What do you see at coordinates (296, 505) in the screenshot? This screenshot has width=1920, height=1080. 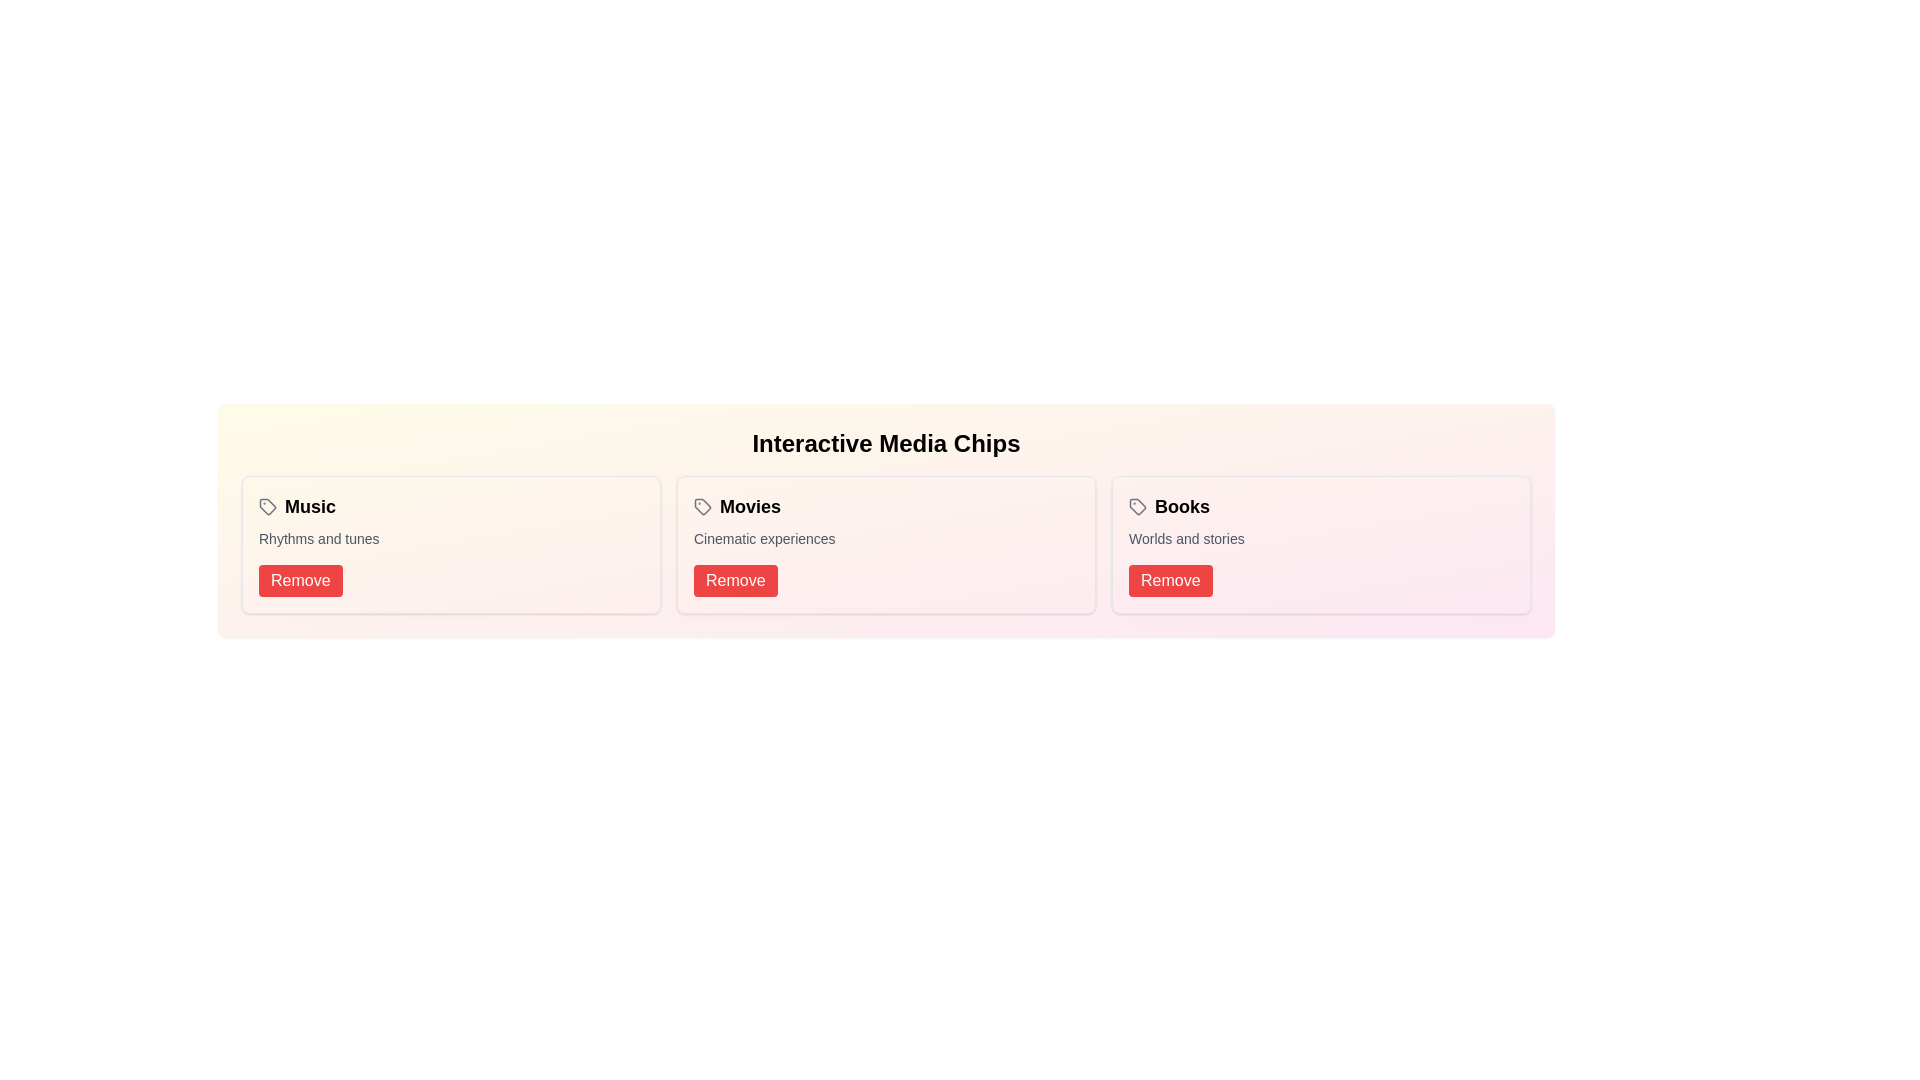 I see `the text content of the chip labeled Music` at bounding box center [296, 505].